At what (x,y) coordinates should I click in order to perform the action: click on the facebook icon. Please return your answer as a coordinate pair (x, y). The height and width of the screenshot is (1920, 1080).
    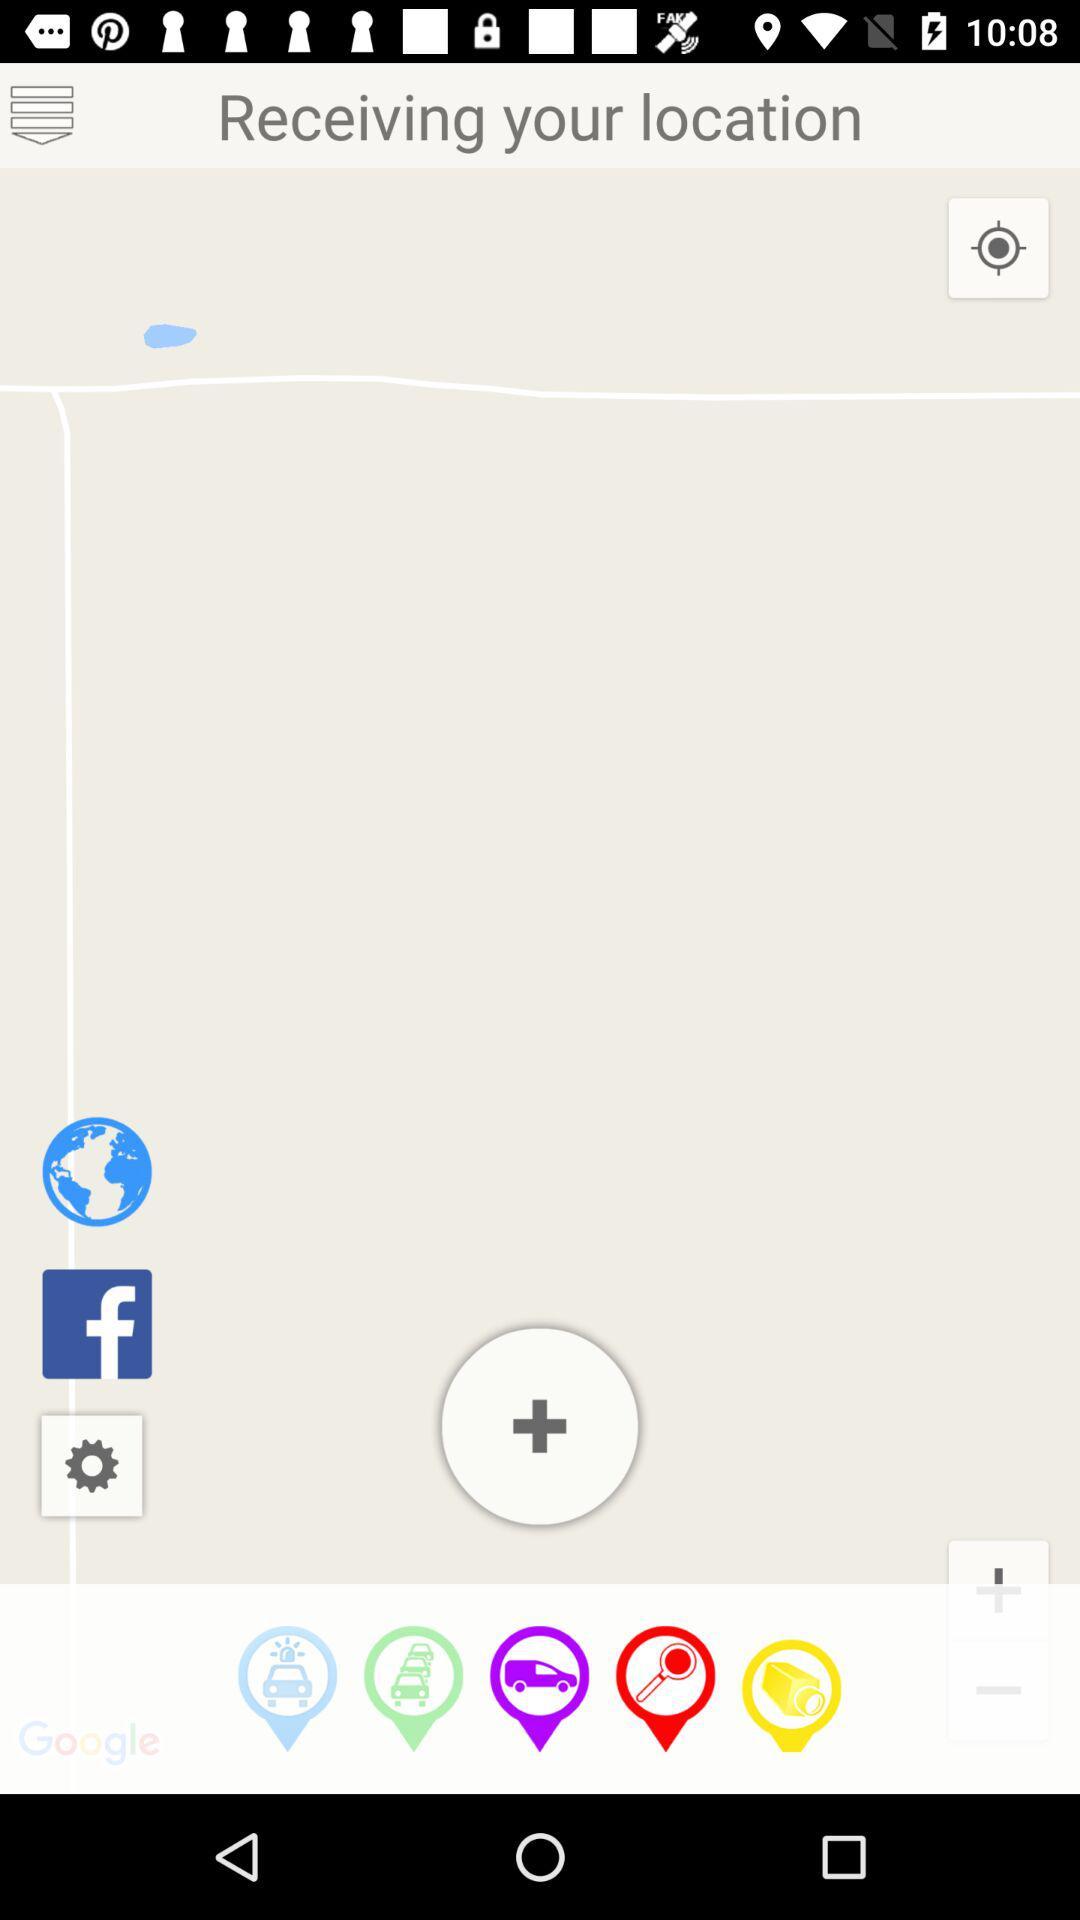
    Looking at the image, I should click on (97, 1324).